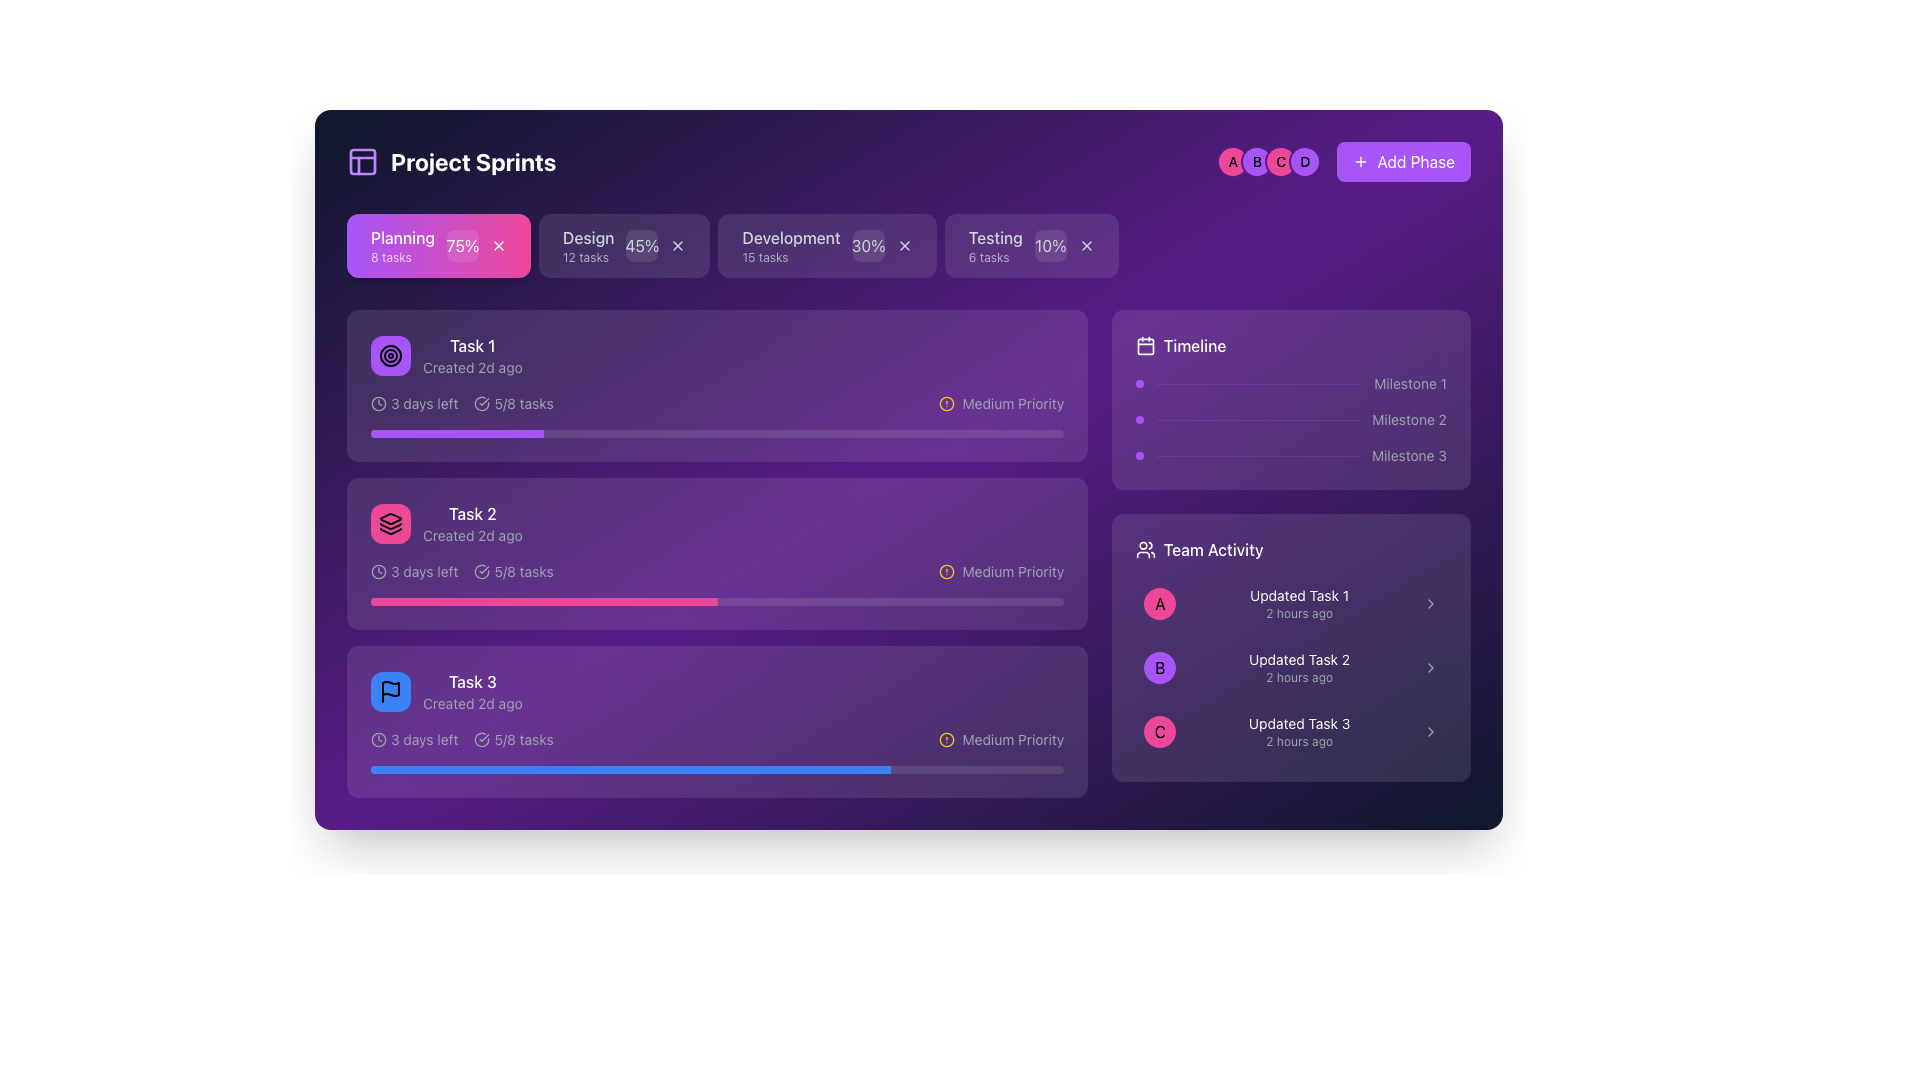  Describe the element at coordinates (499, 245) in the screenshot. I see `the Close button (cross shape) located at the rightmost end of the 'Planning' card, adjacent to the percentage indicator '75%'` at that location.